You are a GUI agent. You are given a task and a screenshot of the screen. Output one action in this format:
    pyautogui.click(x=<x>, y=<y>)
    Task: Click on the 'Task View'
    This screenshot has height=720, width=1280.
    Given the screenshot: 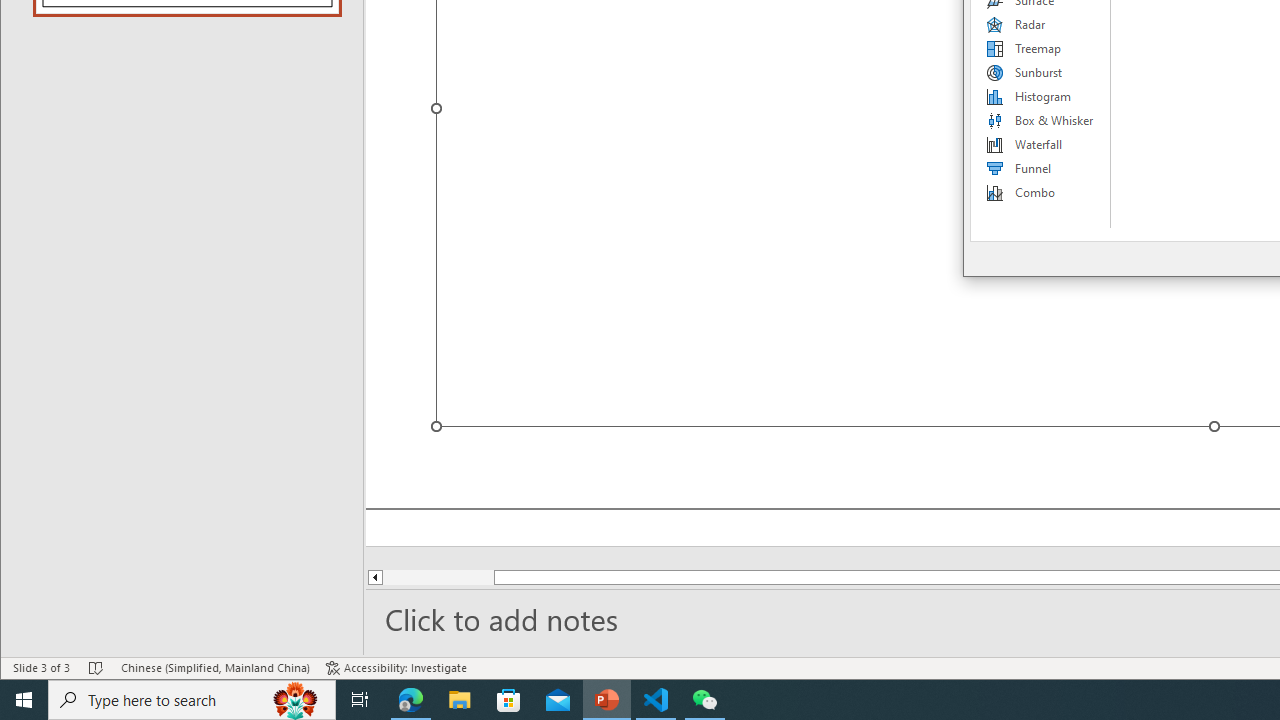 What is the action you would take?
    pyautogui.click(x=359, y=698)
    